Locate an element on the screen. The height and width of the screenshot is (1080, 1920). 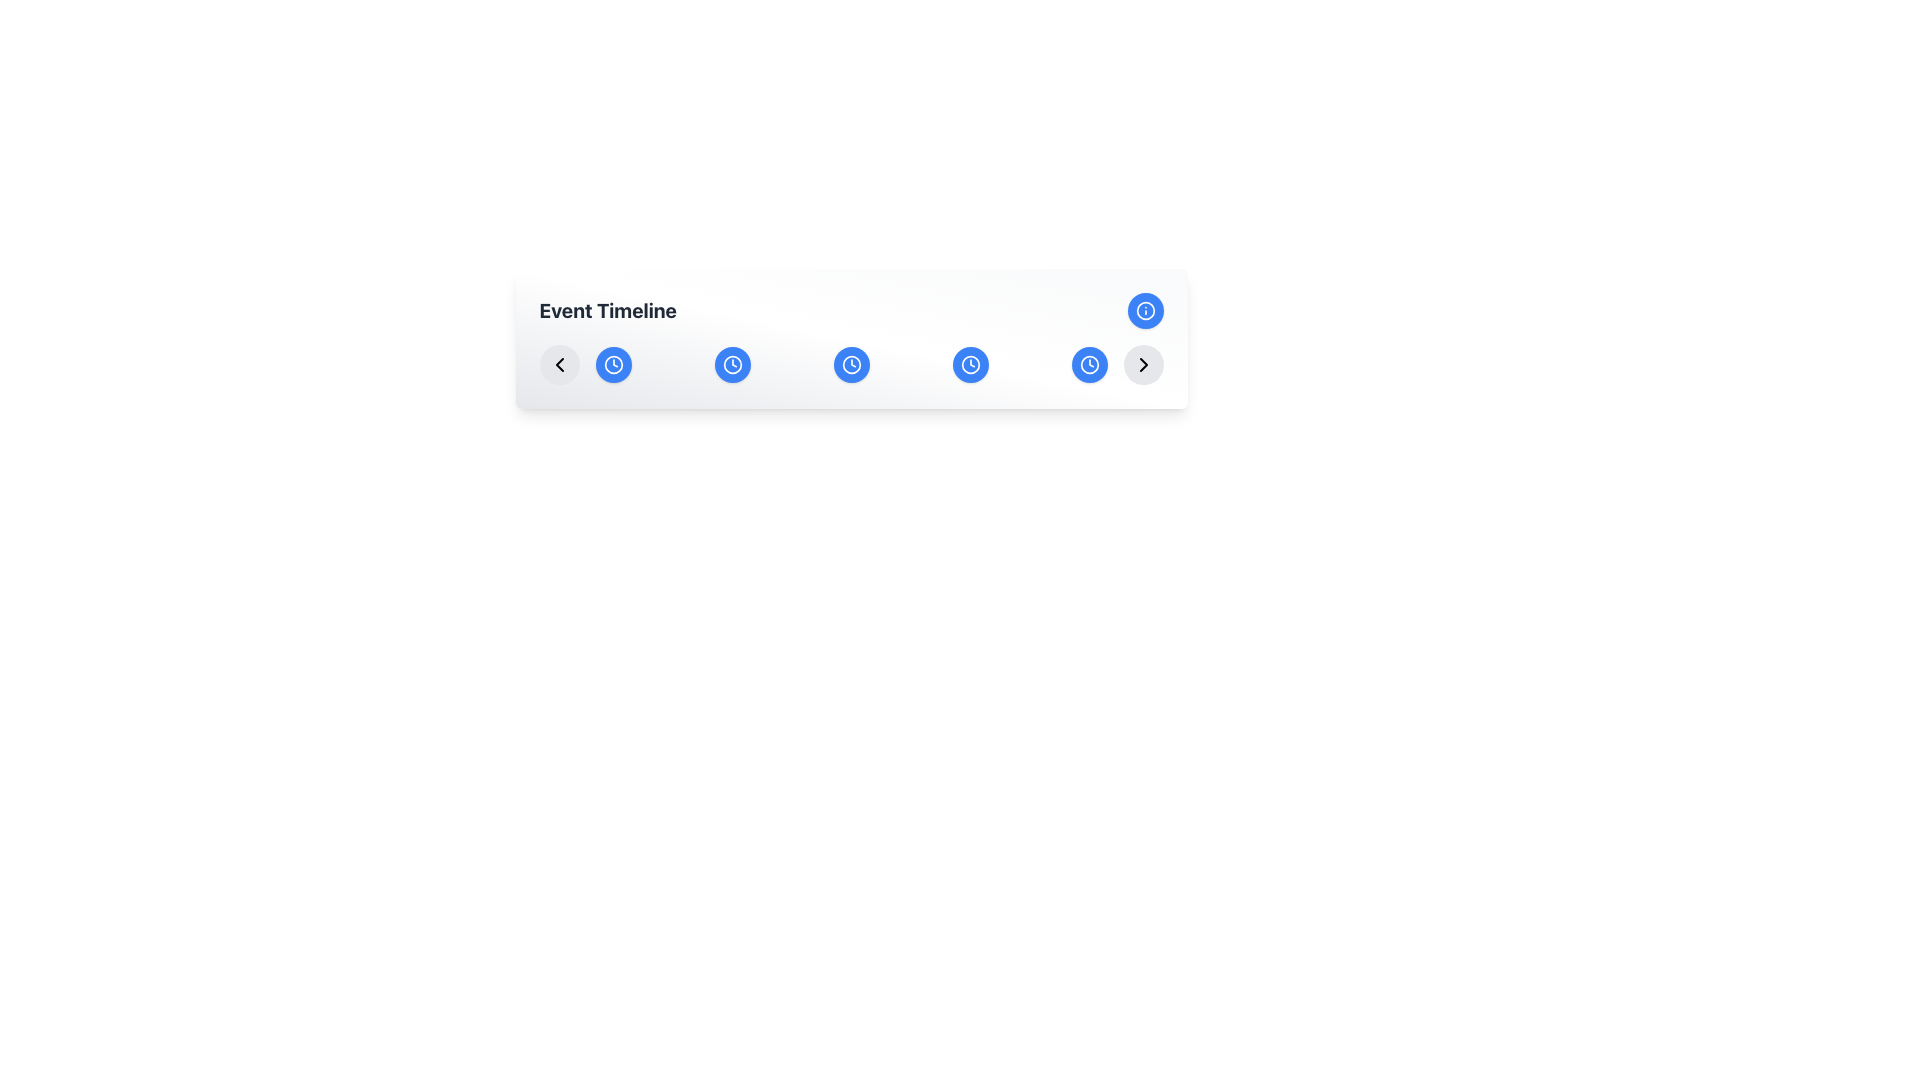
the third circular icon in the Event Timeline section, which visually represents a specific entry in the timeline is located at coordinates (851, 365).